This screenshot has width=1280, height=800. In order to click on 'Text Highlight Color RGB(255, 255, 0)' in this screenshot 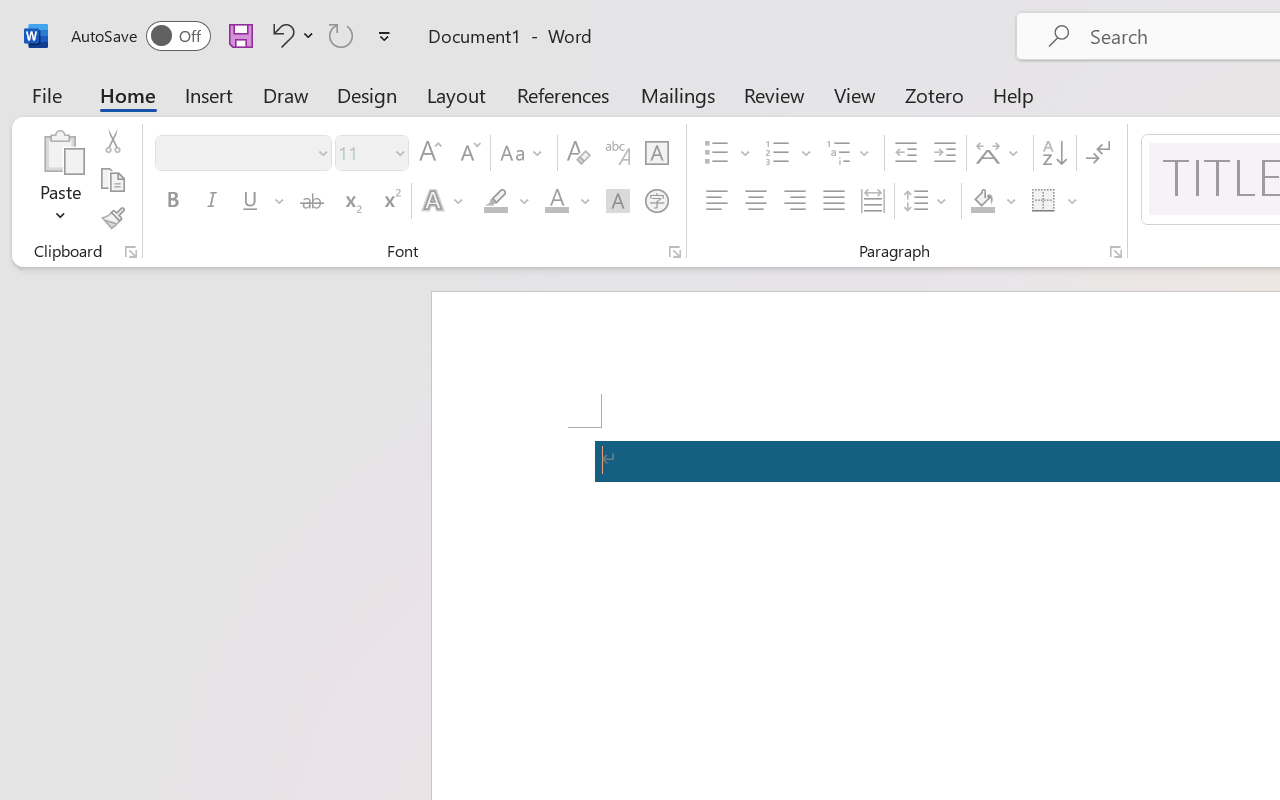, I will do `click(496, 201)`.